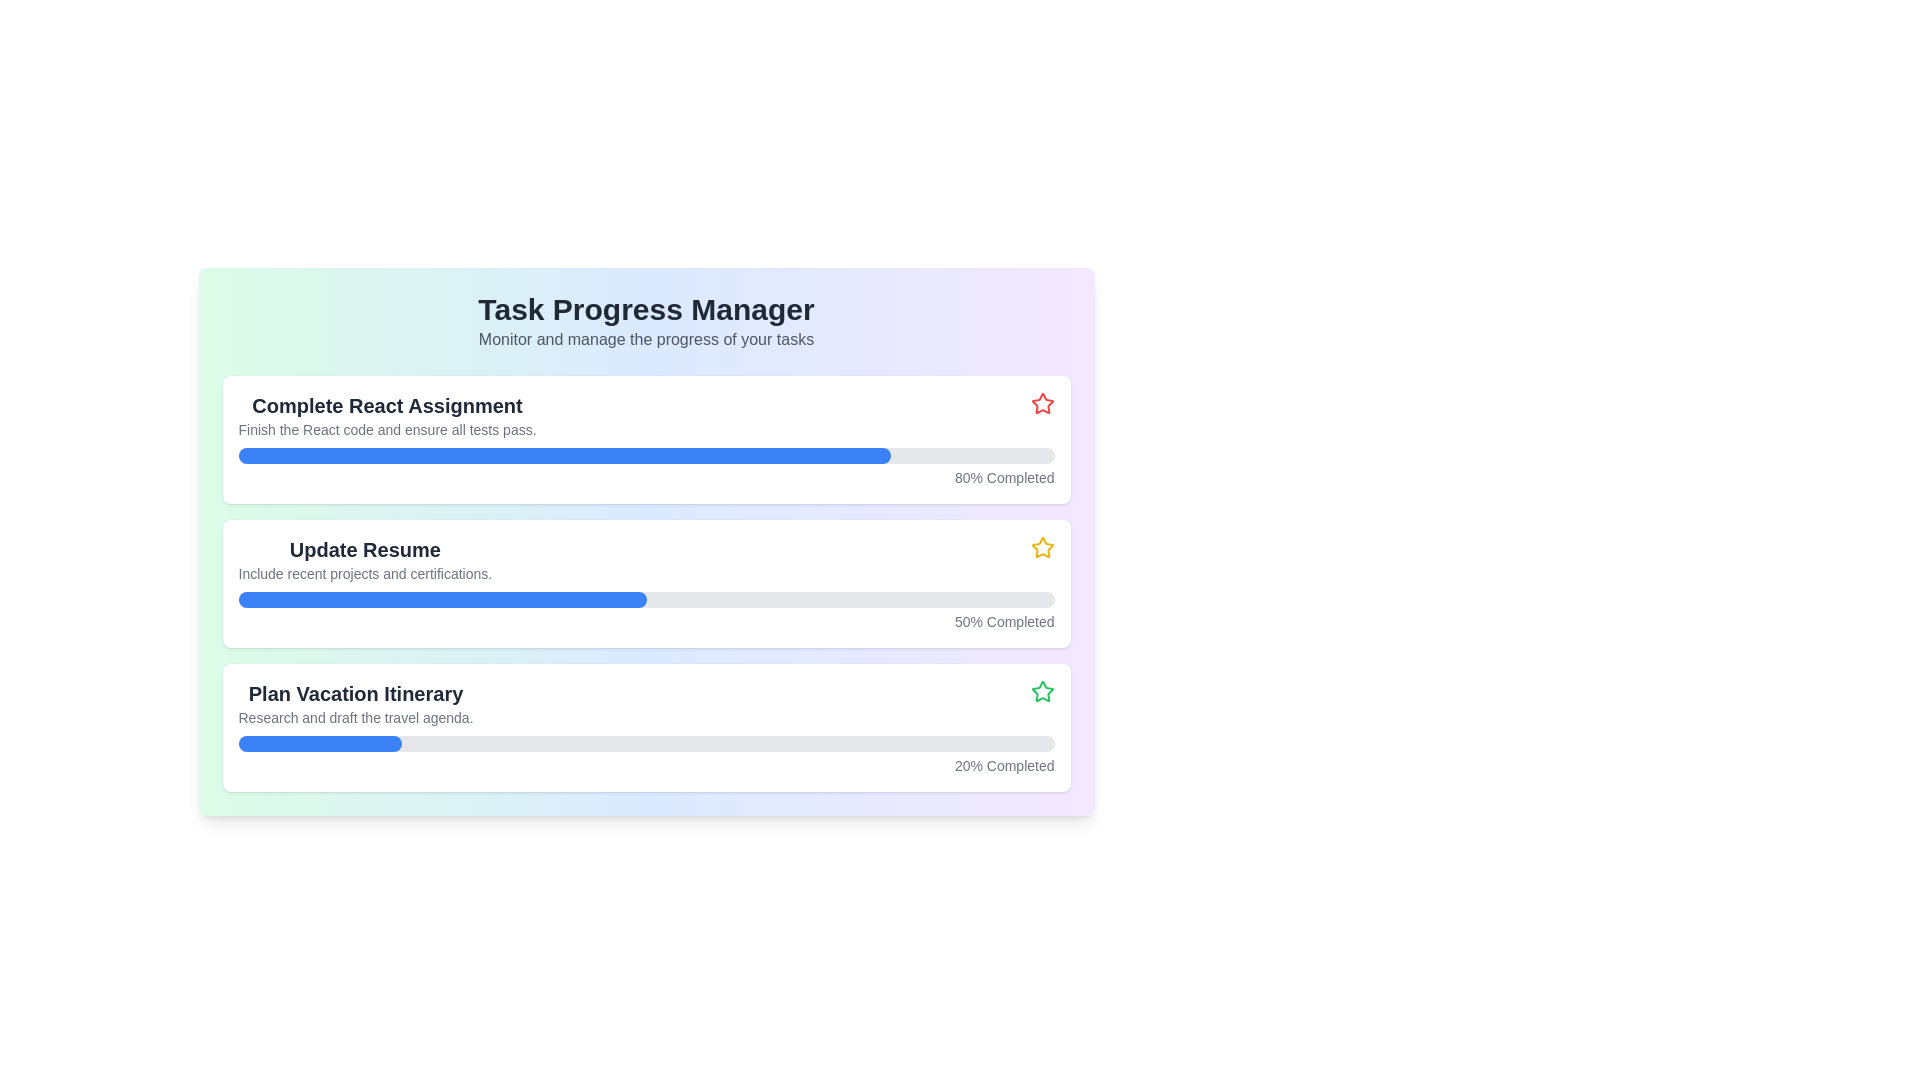 This screenshot has height=1080, width=1920. Describe the element at coordinates (355, 703) in the screenshot. I see `the text-based task item titled 'Plan Vacation Itinerary'` at that location.